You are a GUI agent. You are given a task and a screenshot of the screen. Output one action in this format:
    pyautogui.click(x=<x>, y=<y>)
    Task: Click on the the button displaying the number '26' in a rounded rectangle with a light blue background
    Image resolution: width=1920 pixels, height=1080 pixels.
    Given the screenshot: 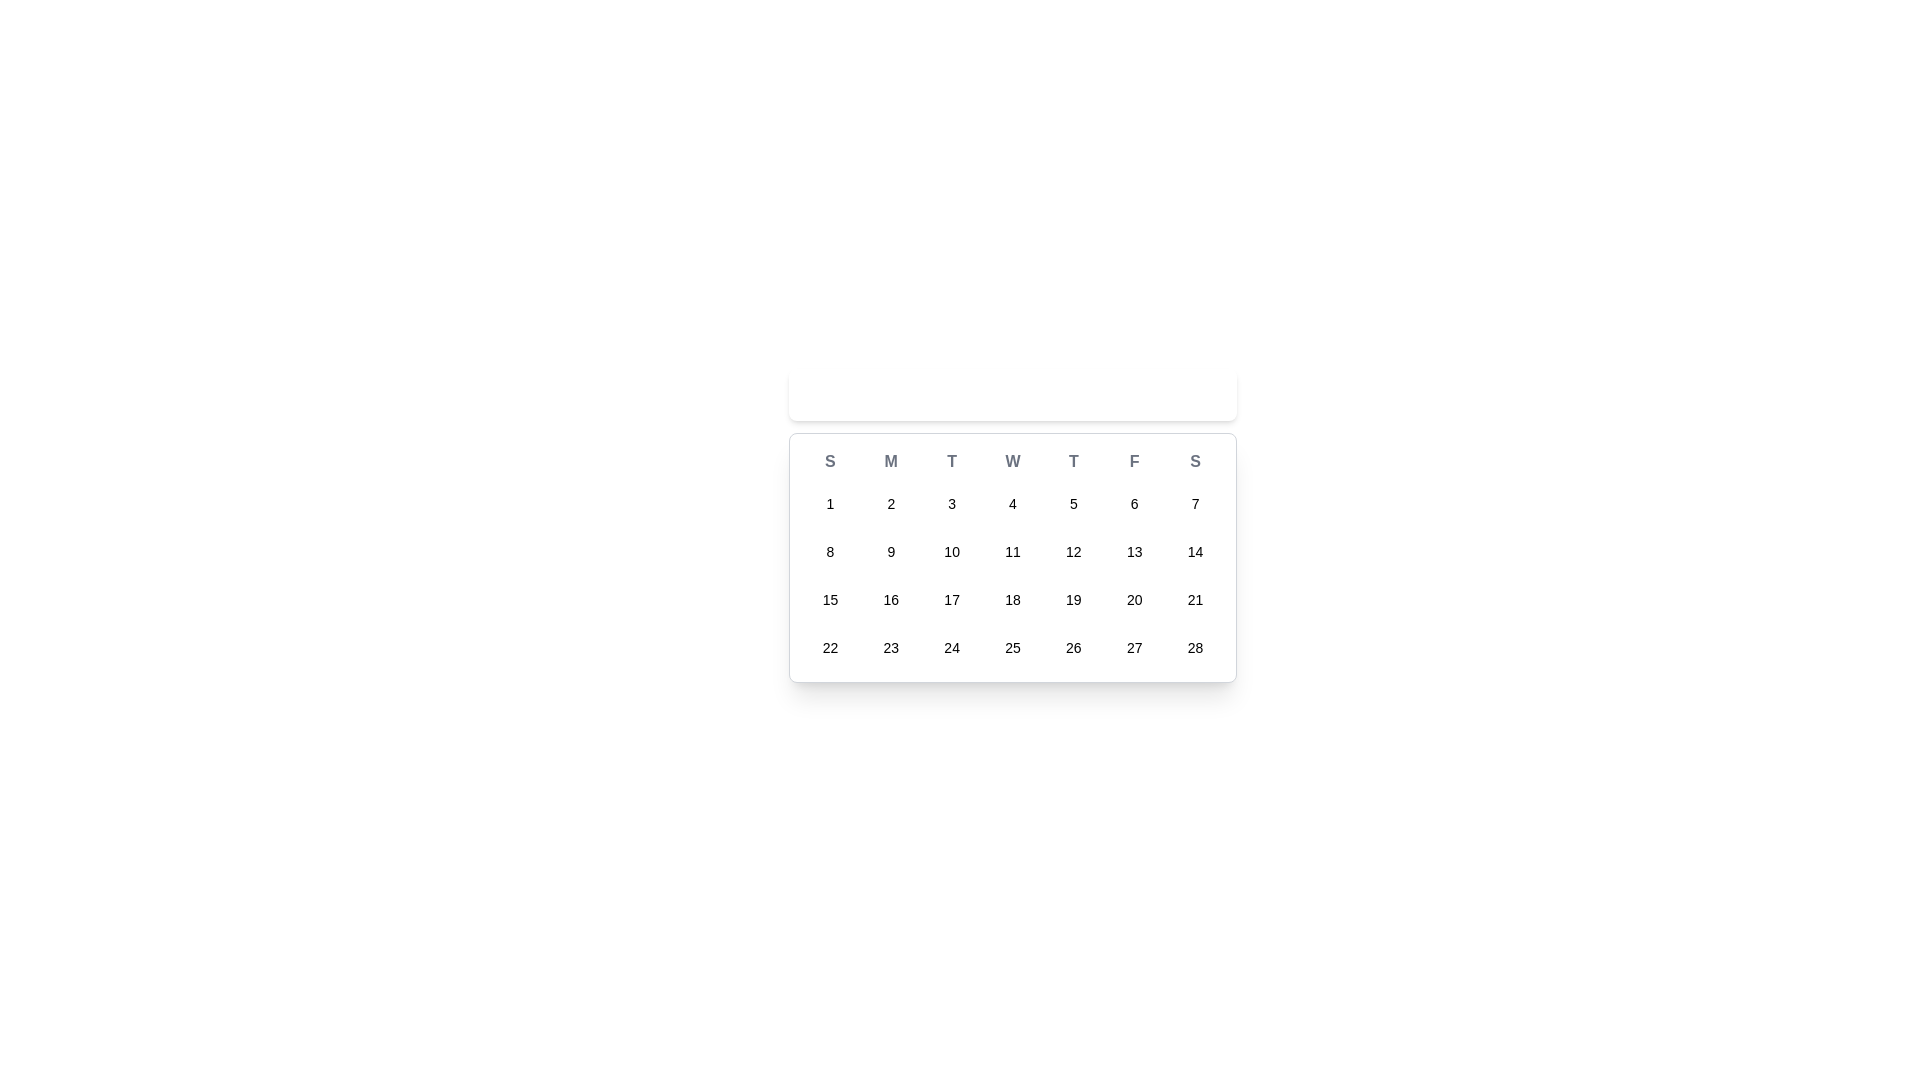 What is the action you would take?
    pyautogui.click(x=1072, y=648)
    